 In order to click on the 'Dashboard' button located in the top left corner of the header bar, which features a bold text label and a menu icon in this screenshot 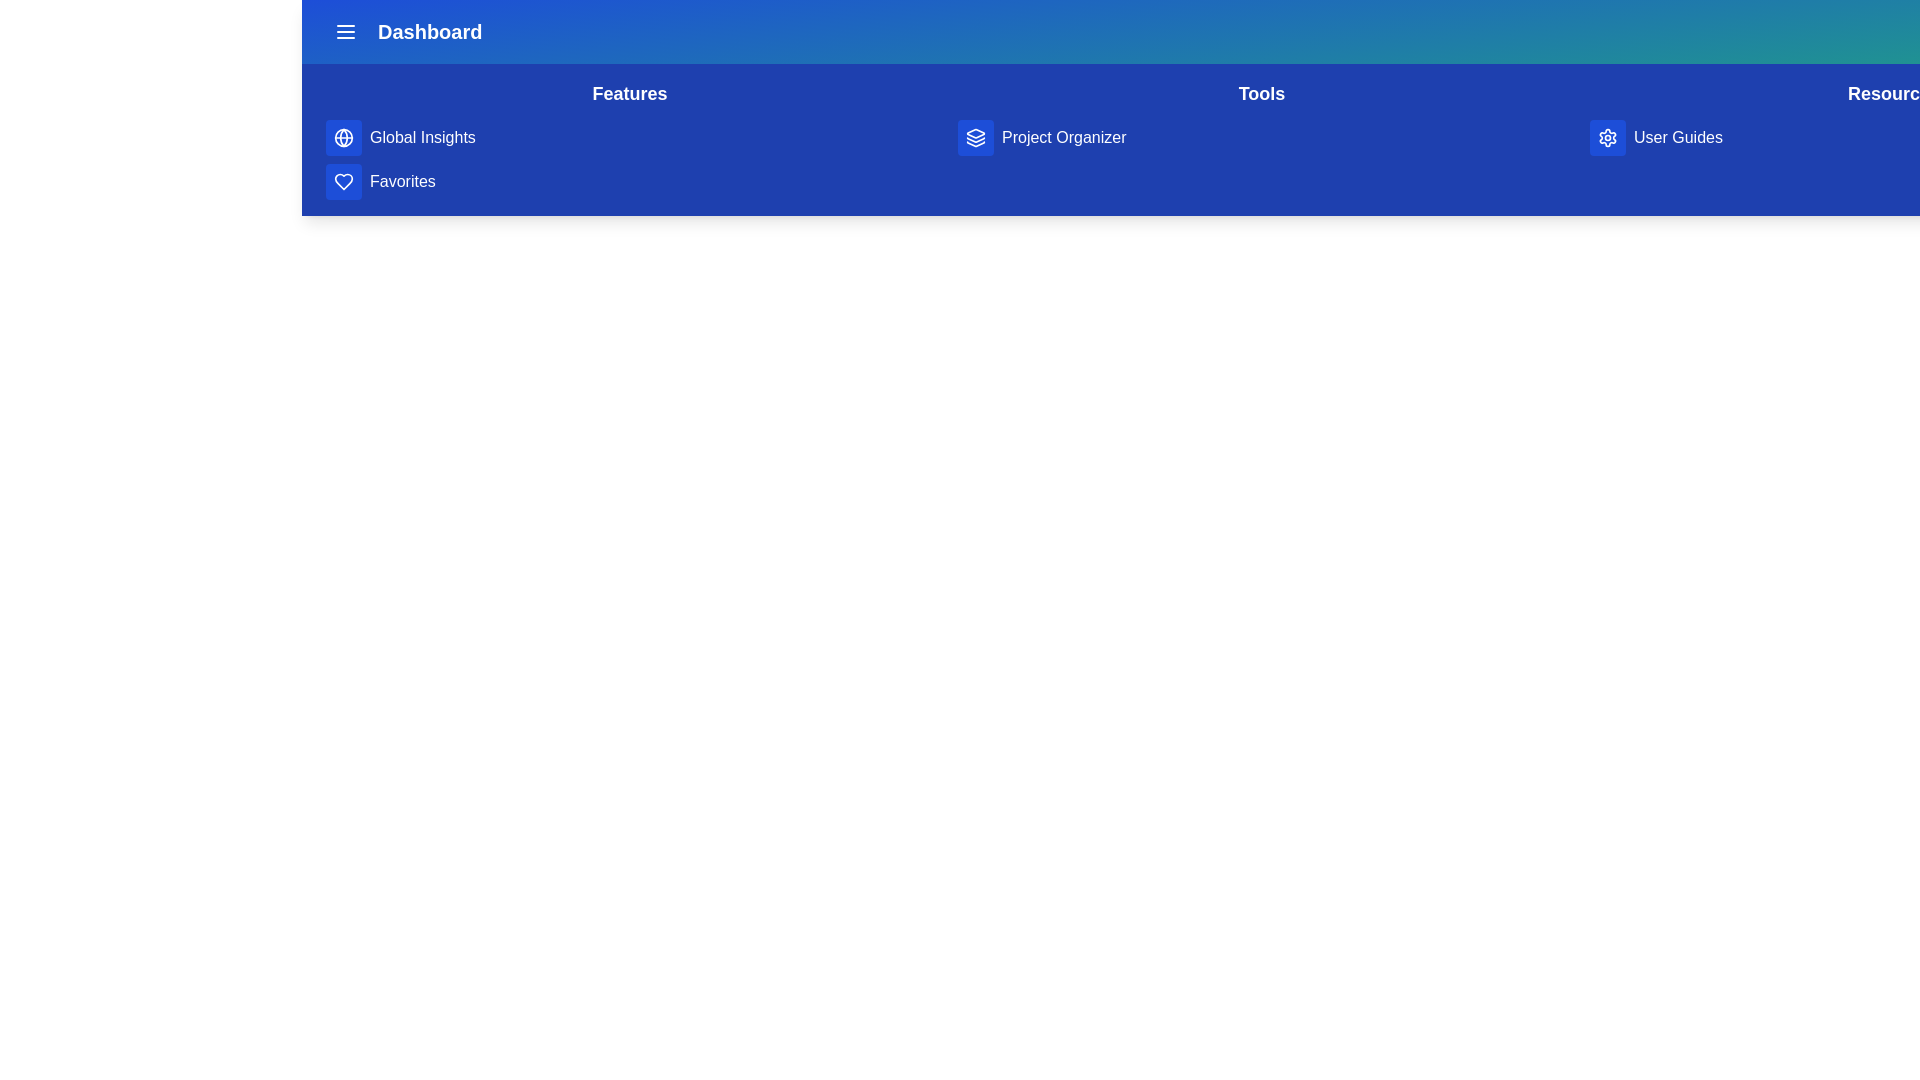, I will do `click(403, 31)`.